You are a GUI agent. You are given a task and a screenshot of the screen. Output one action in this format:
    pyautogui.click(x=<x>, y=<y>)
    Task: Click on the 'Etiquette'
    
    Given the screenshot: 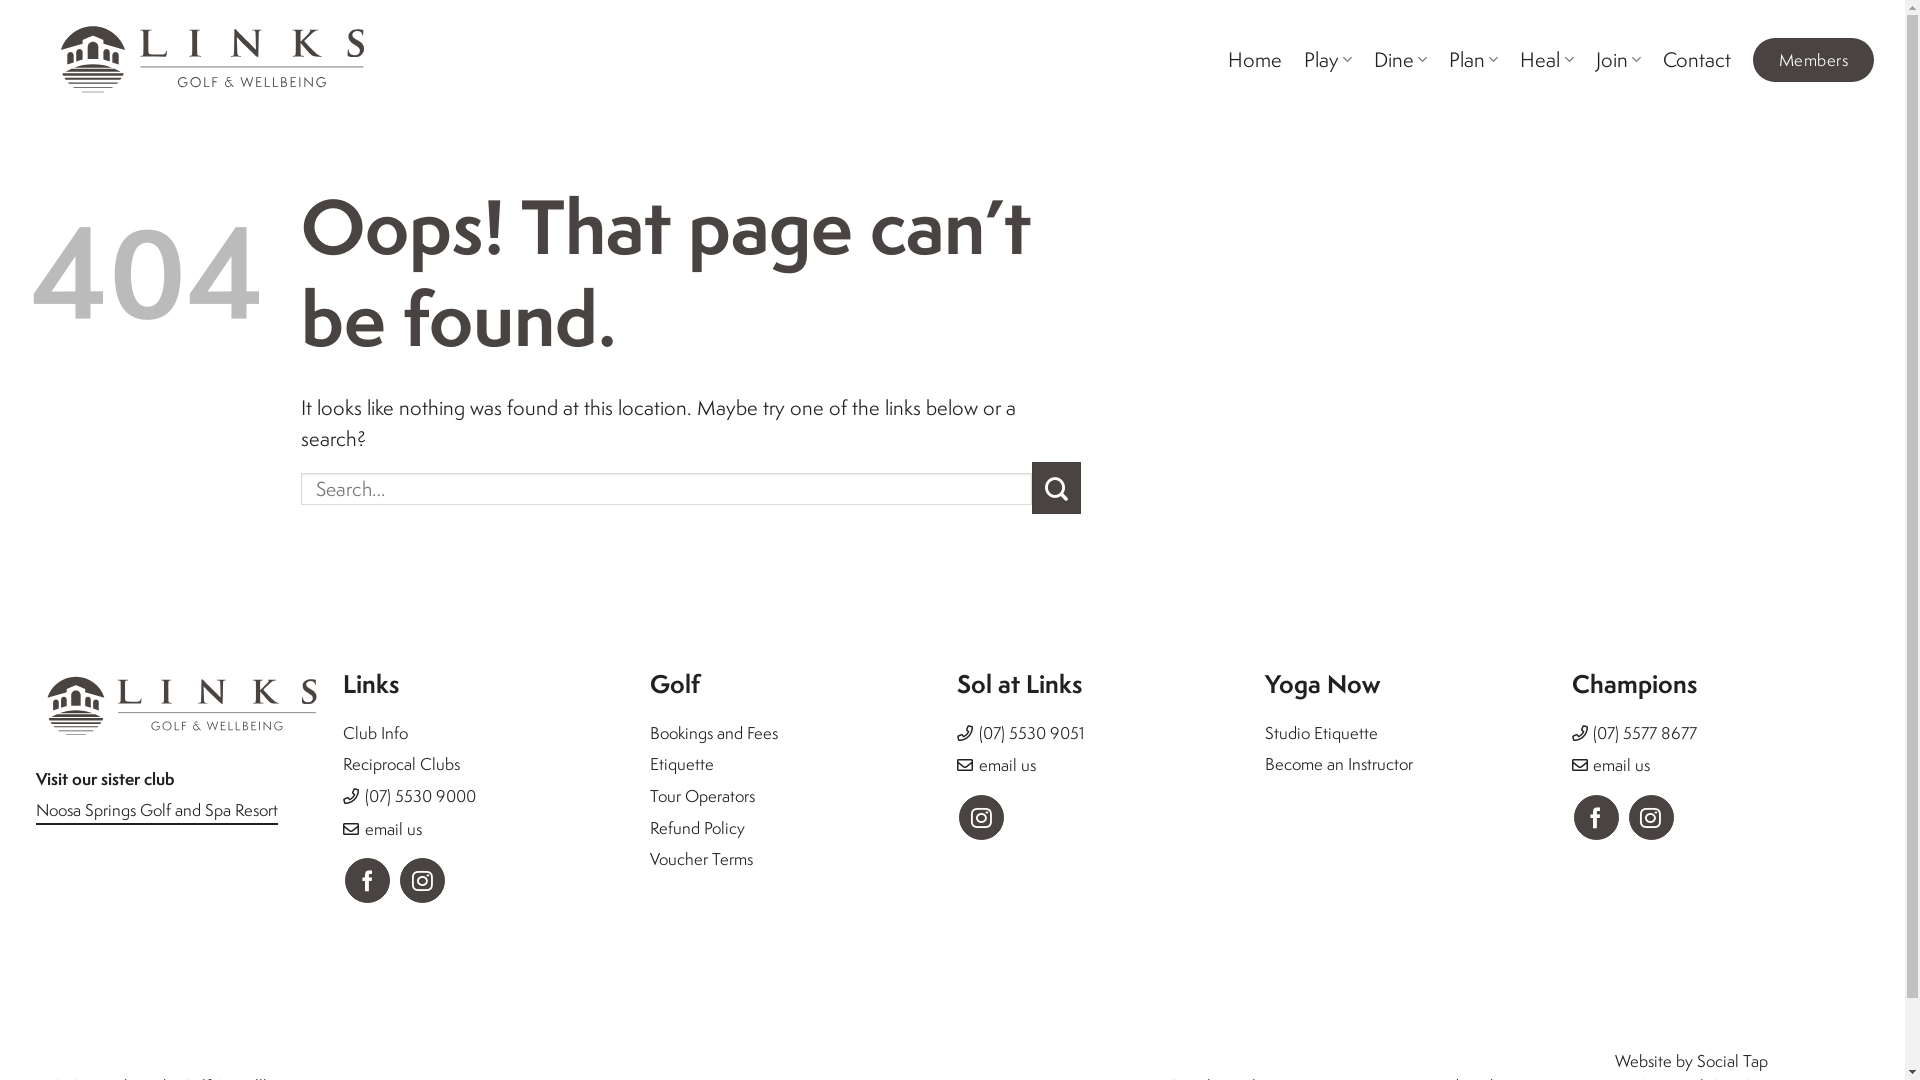 What is the action you would take?
    pyautogui.click(x=681, y=763)
    